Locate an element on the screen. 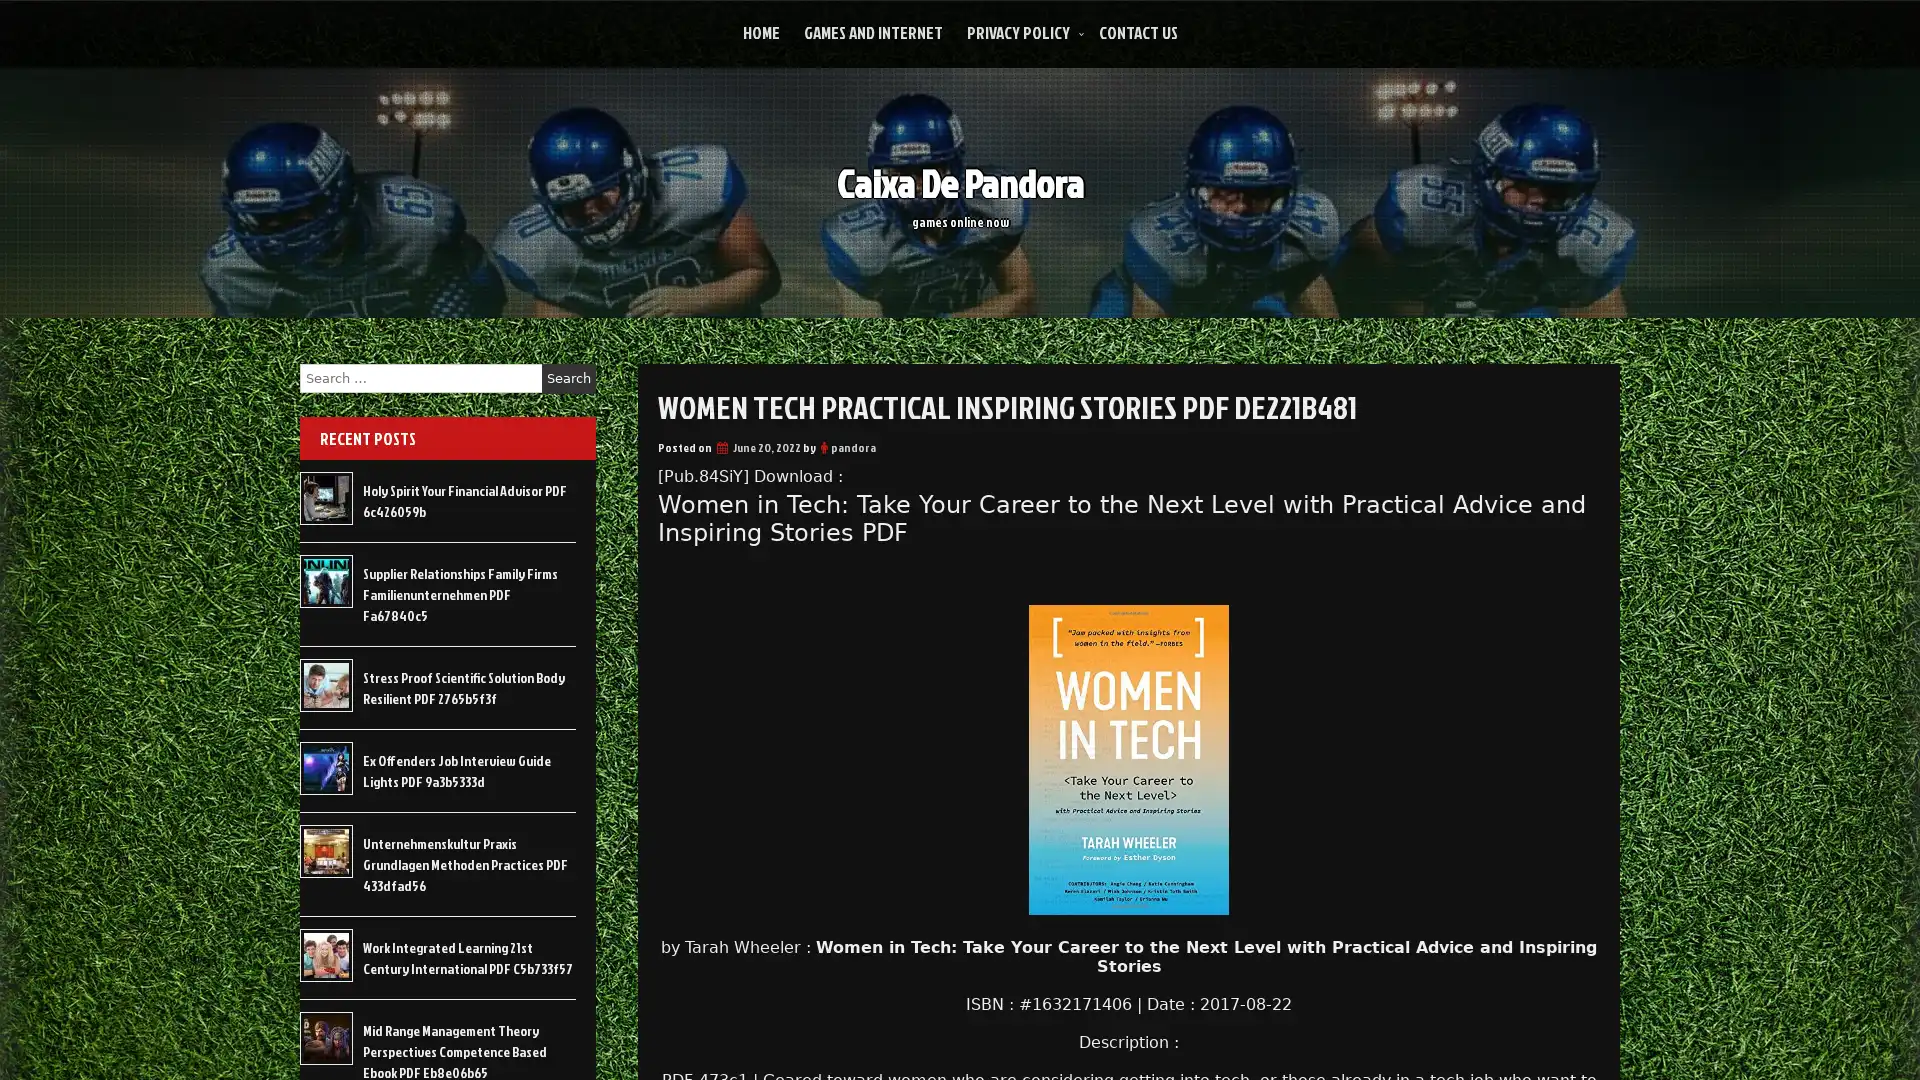 The height and width of the screenshot is (1080, 1920). Search is located at coordinates (568, 378).